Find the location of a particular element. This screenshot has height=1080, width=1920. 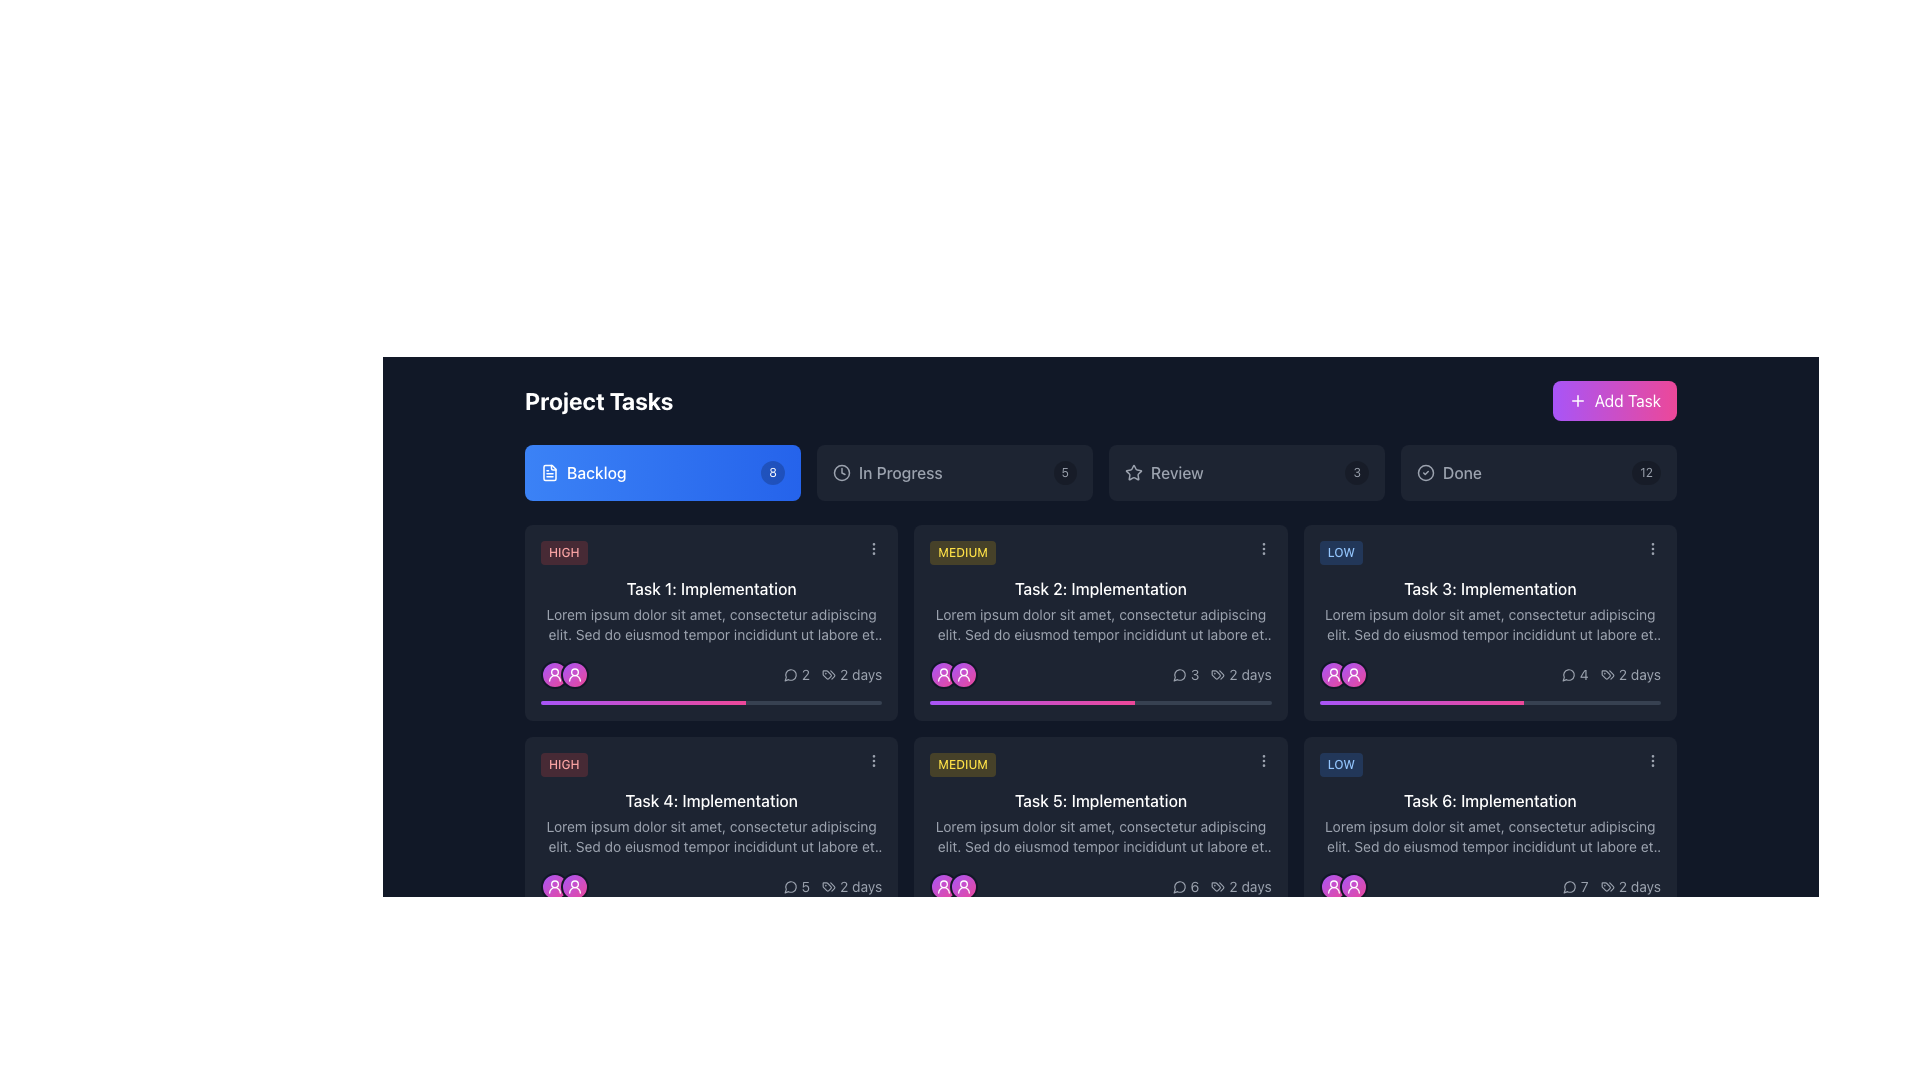

the user avatar group representing assigned users for 'Task 1: Implementation' in the 'Backlog' section is located at coordinates (564, 675).